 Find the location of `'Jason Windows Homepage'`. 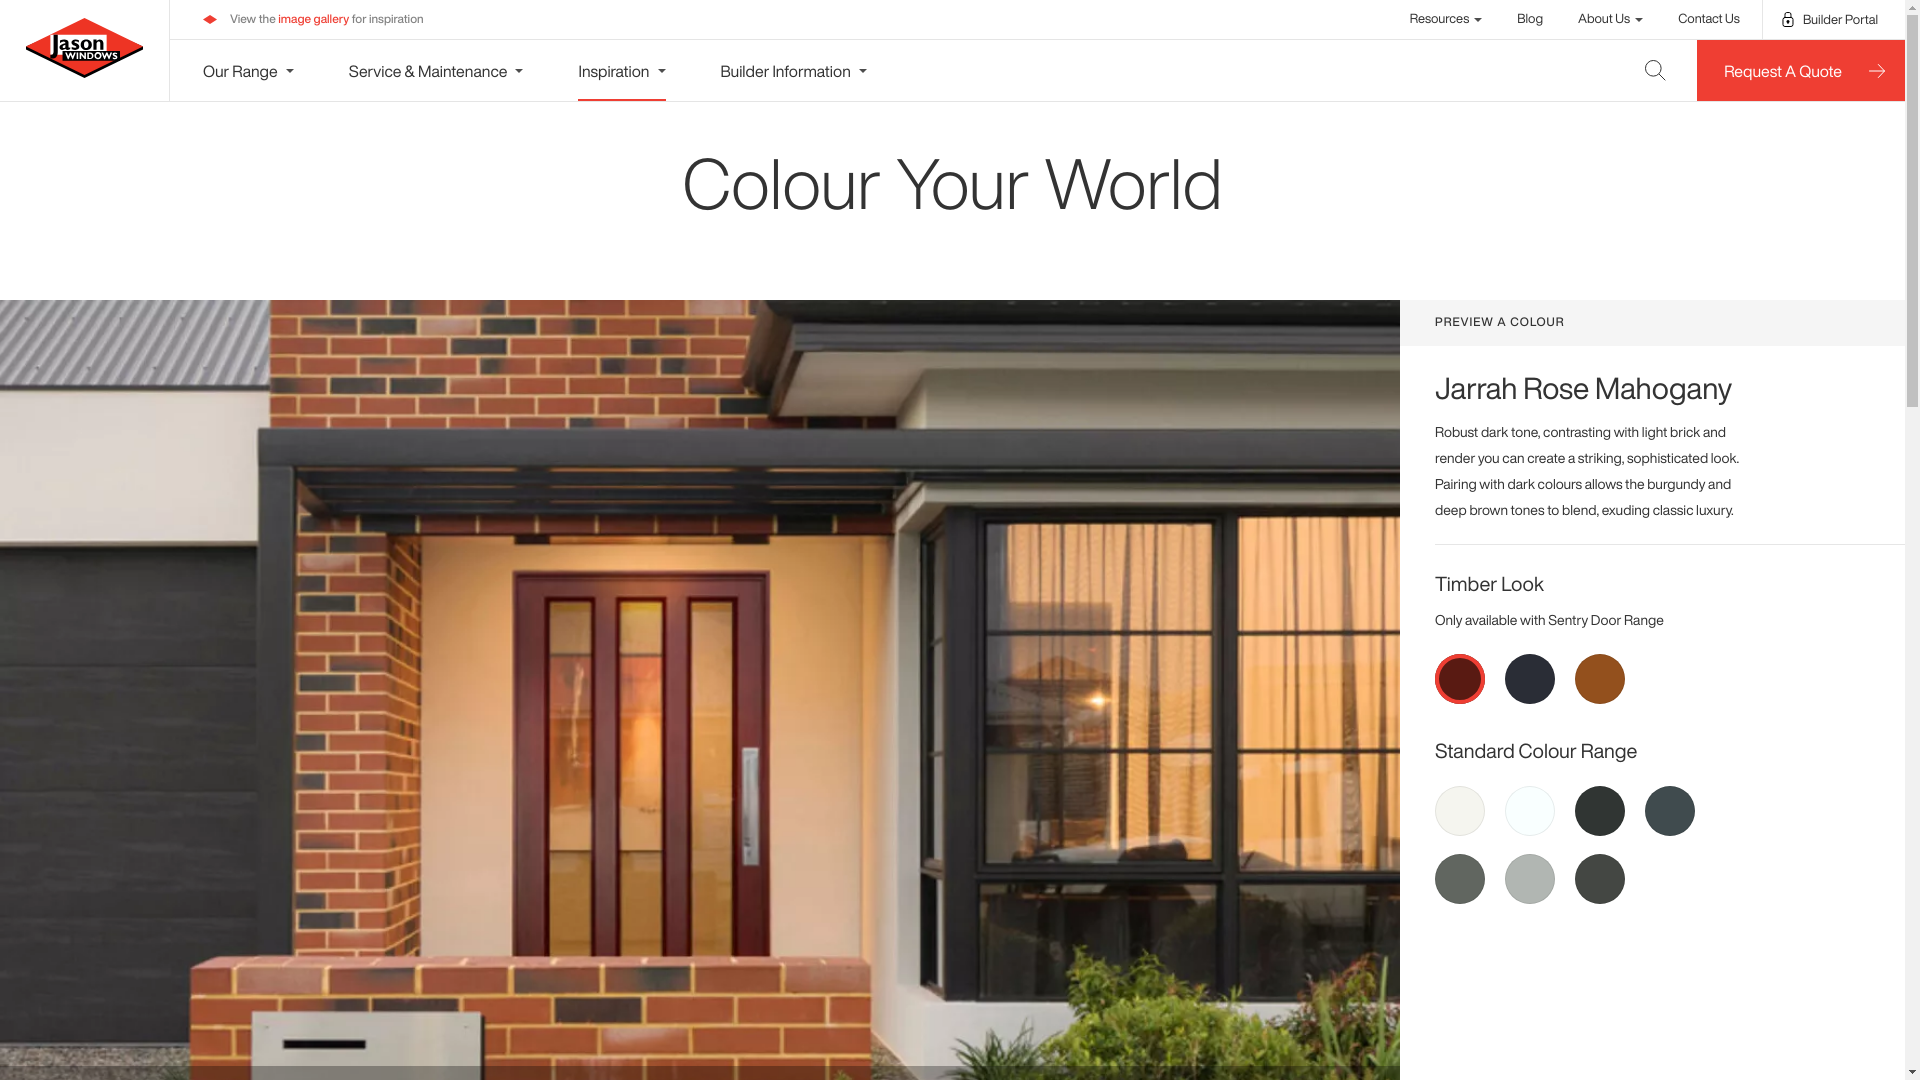

'Jason Windows Homepage' is located at coordinates (83, 46).